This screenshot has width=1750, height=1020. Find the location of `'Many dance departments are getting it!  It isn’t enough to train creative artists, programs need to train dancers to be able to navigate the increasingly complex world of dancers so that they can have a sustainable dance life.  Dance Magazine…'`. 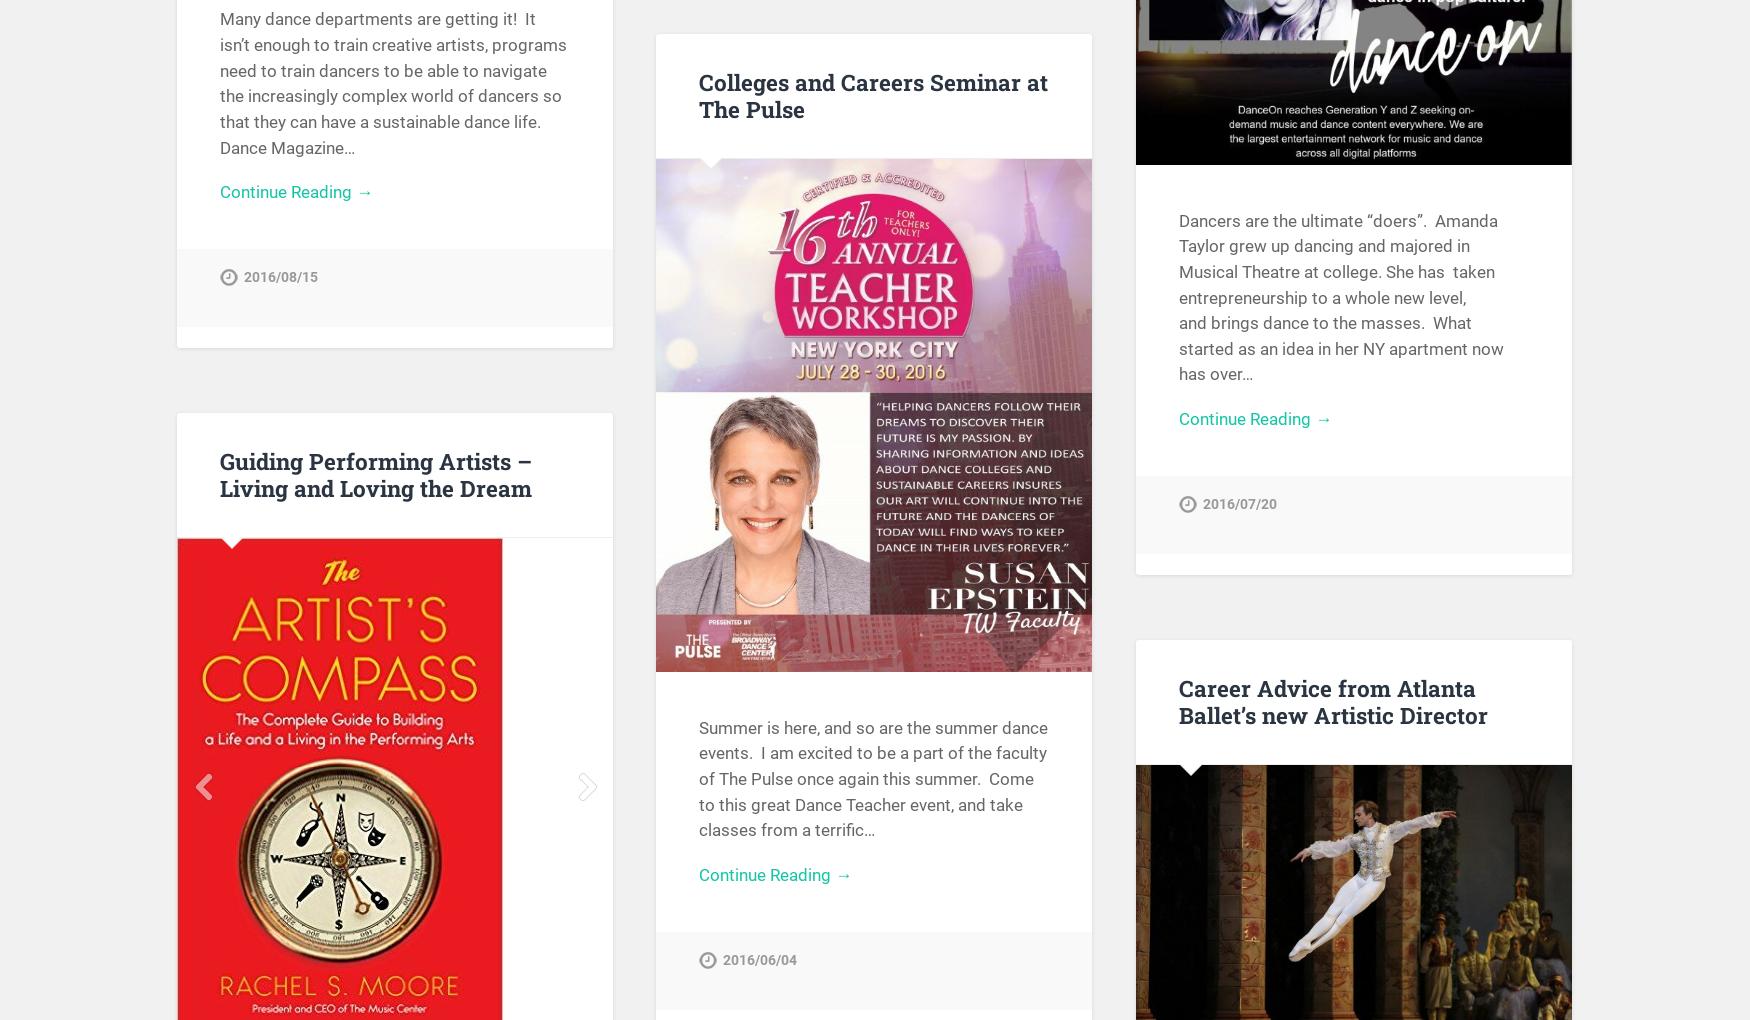

'Many dance departments are getting it!  It isn’t enough to train creative artists, programs need to train dancers to be able to navigate the increasingly complex world of dancers so that they can have a sustainable dance life.  Dance Magazine…' is located at coordinates (392, 83).